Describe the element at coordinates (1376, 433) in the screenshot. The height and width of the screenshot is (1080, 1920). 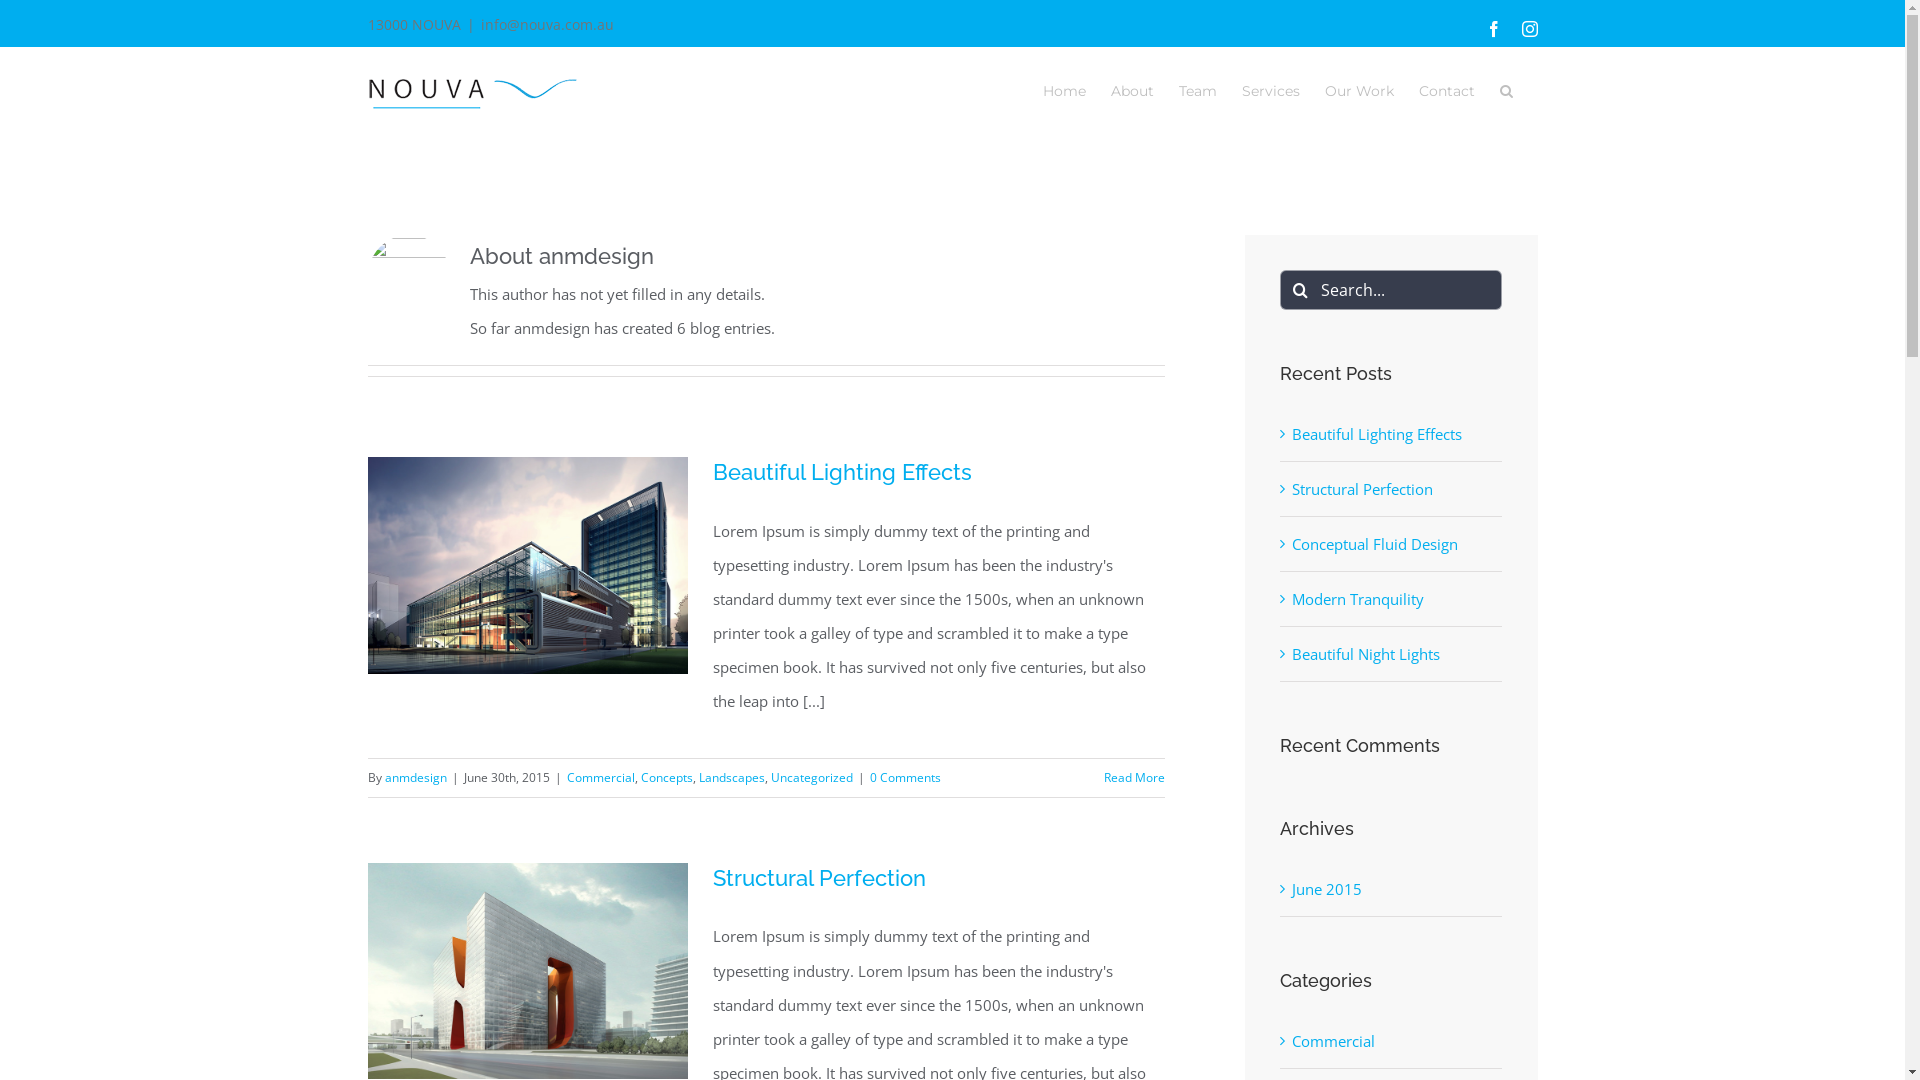
I see `'Beautiful Lighting Effects'` at that location.